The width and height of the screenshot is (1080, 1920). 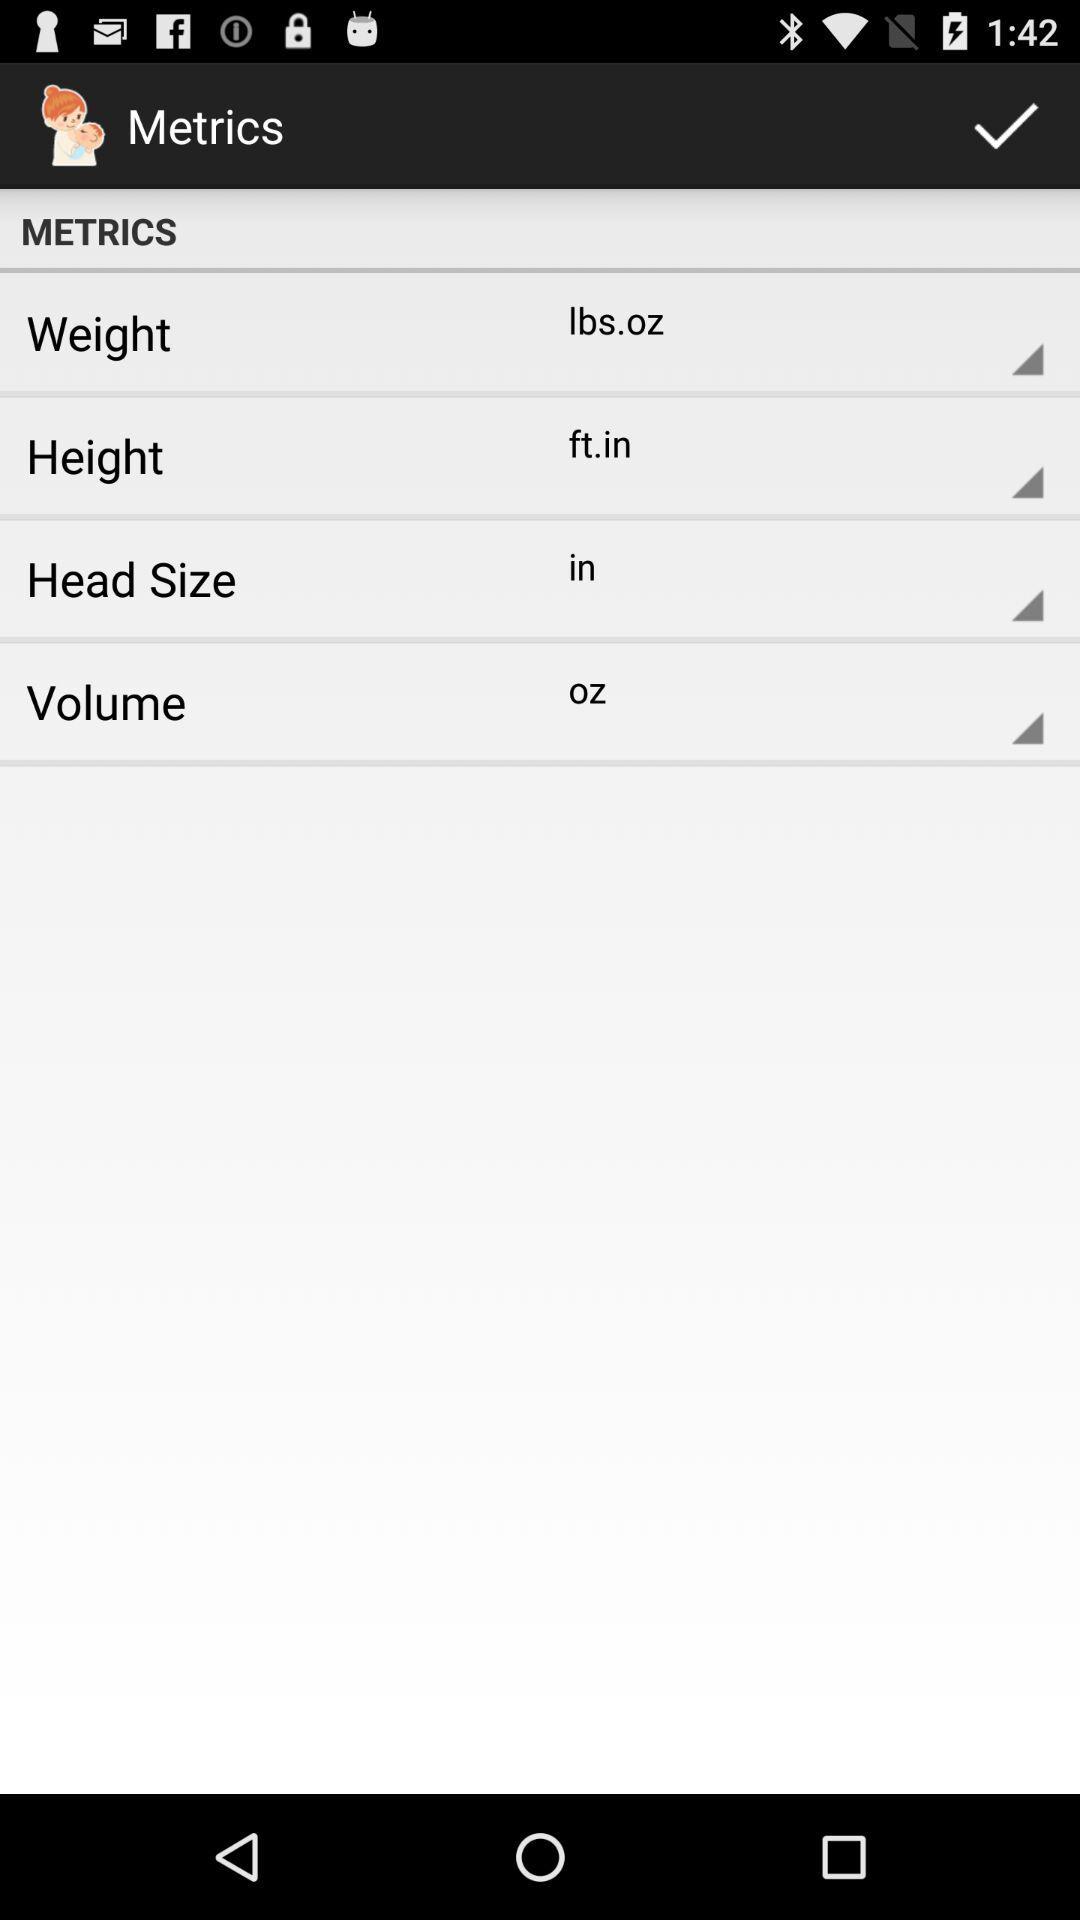 What do you see at coordinates (262, 701) in the screenshot?
I see `the volume item` at bounding box center [262, 701].